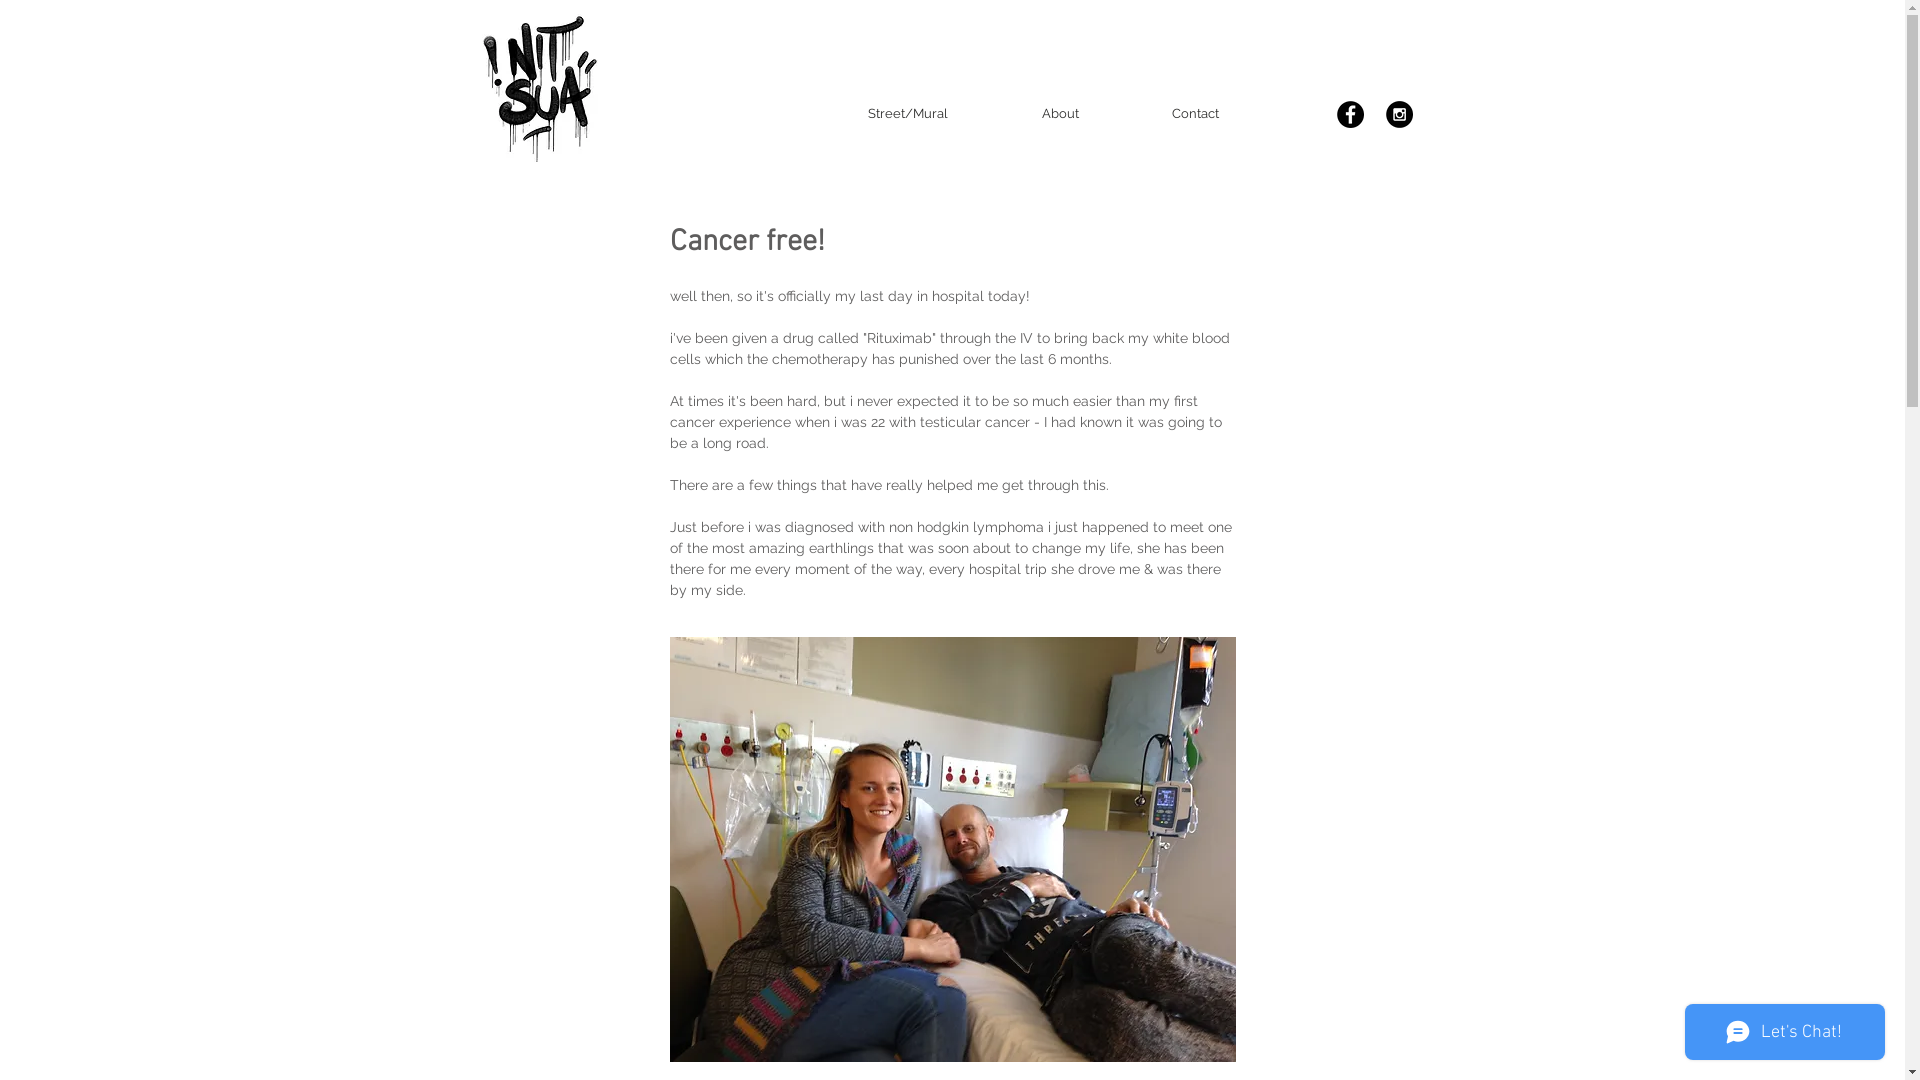  What do you see at coordinates (906, 114) in the screenshot?
I see `'Street/Mural'` at bounding box center [906, 114].